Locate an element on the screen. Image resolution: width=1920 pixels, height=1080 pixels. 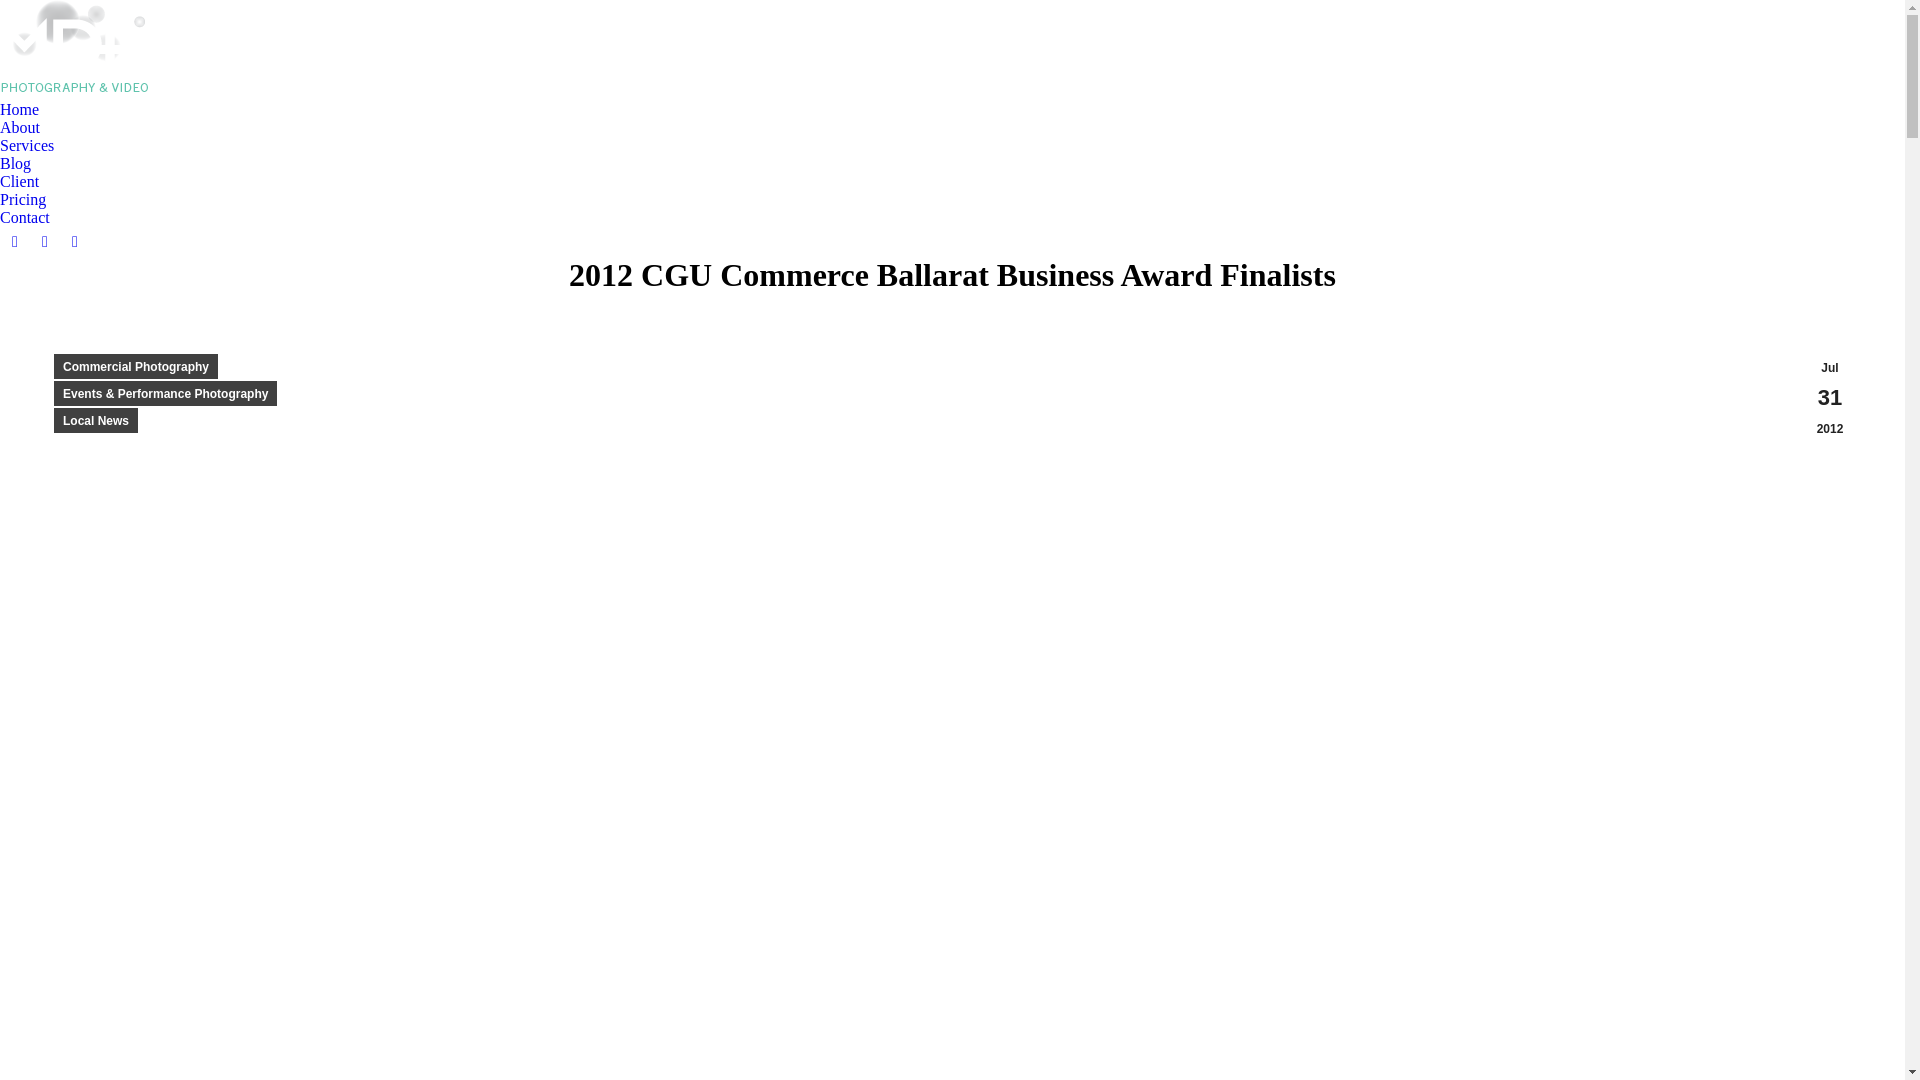
'Linkedin page opens in new window' is located at coordinates (14, 241).